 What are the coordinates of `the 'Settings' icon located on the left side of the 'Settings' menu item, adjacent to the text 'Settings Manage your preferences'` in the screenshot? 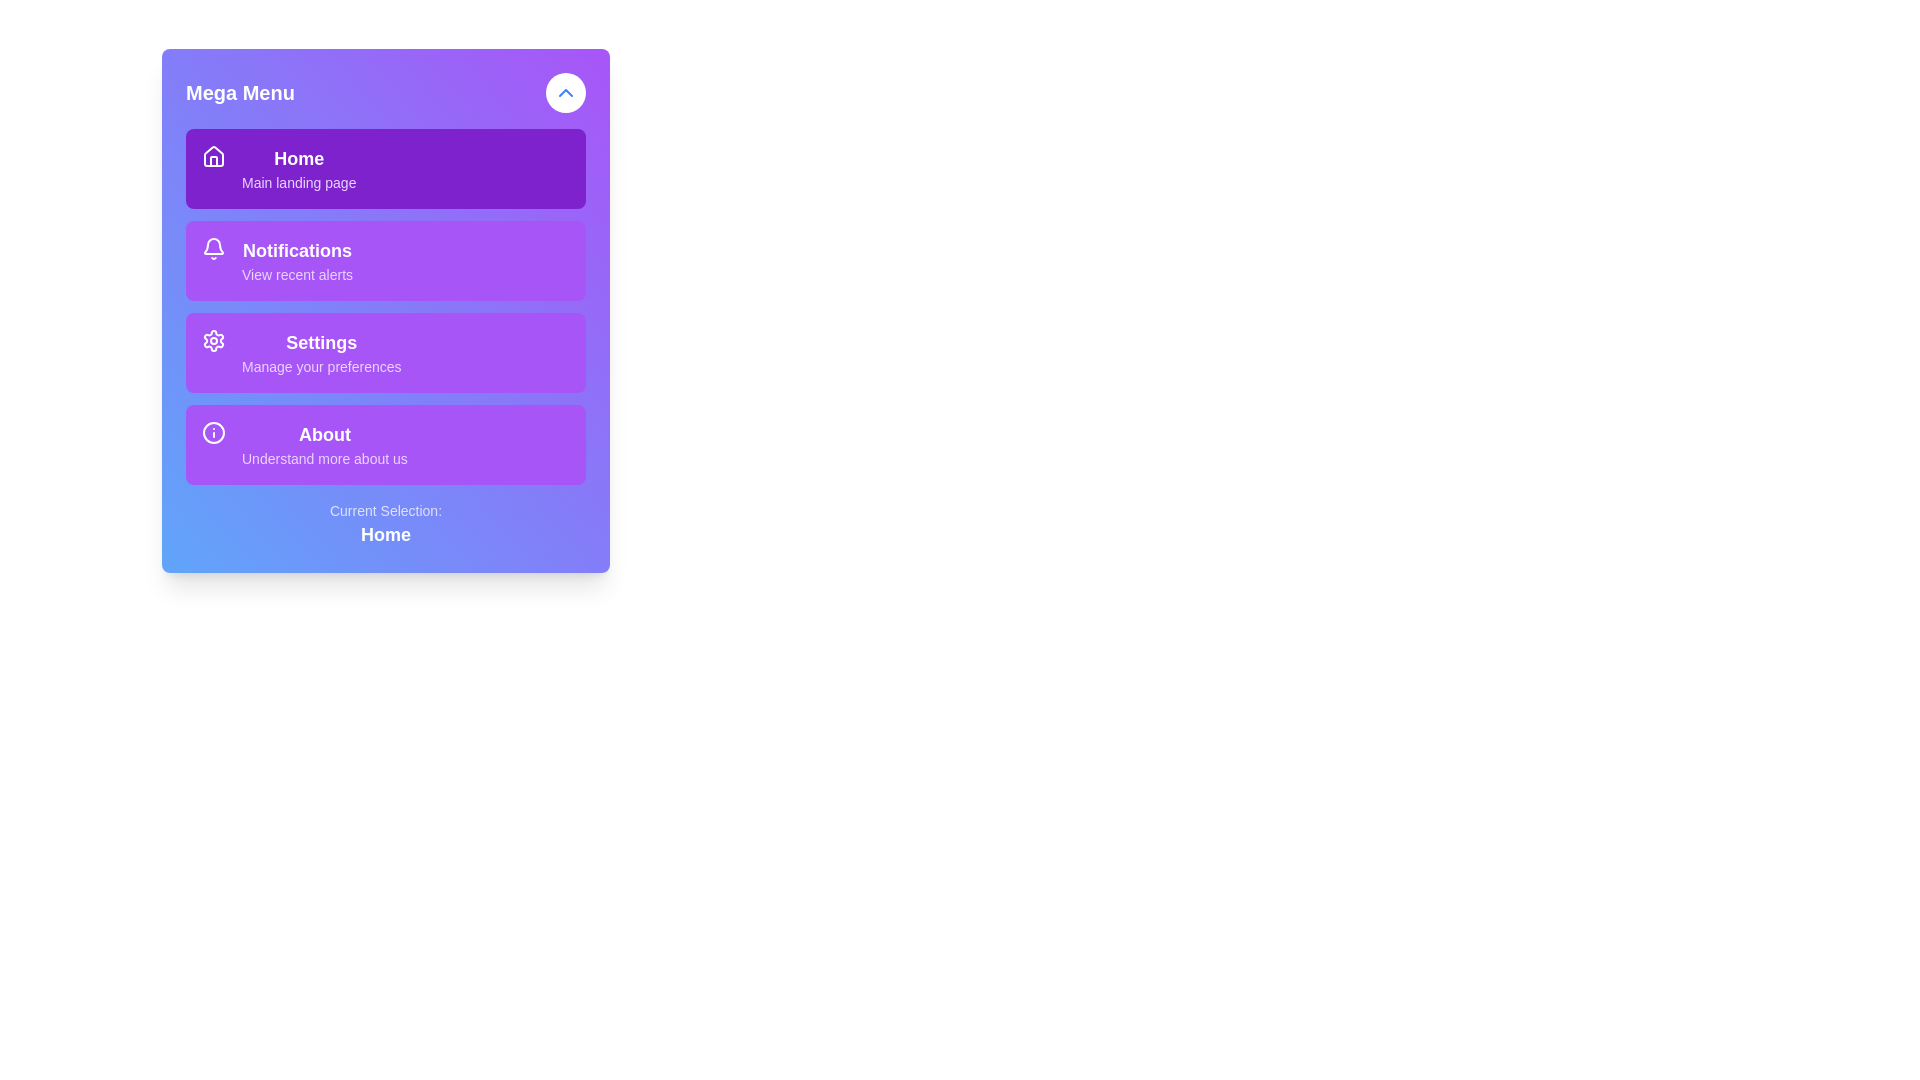 It's located at (214, 339).